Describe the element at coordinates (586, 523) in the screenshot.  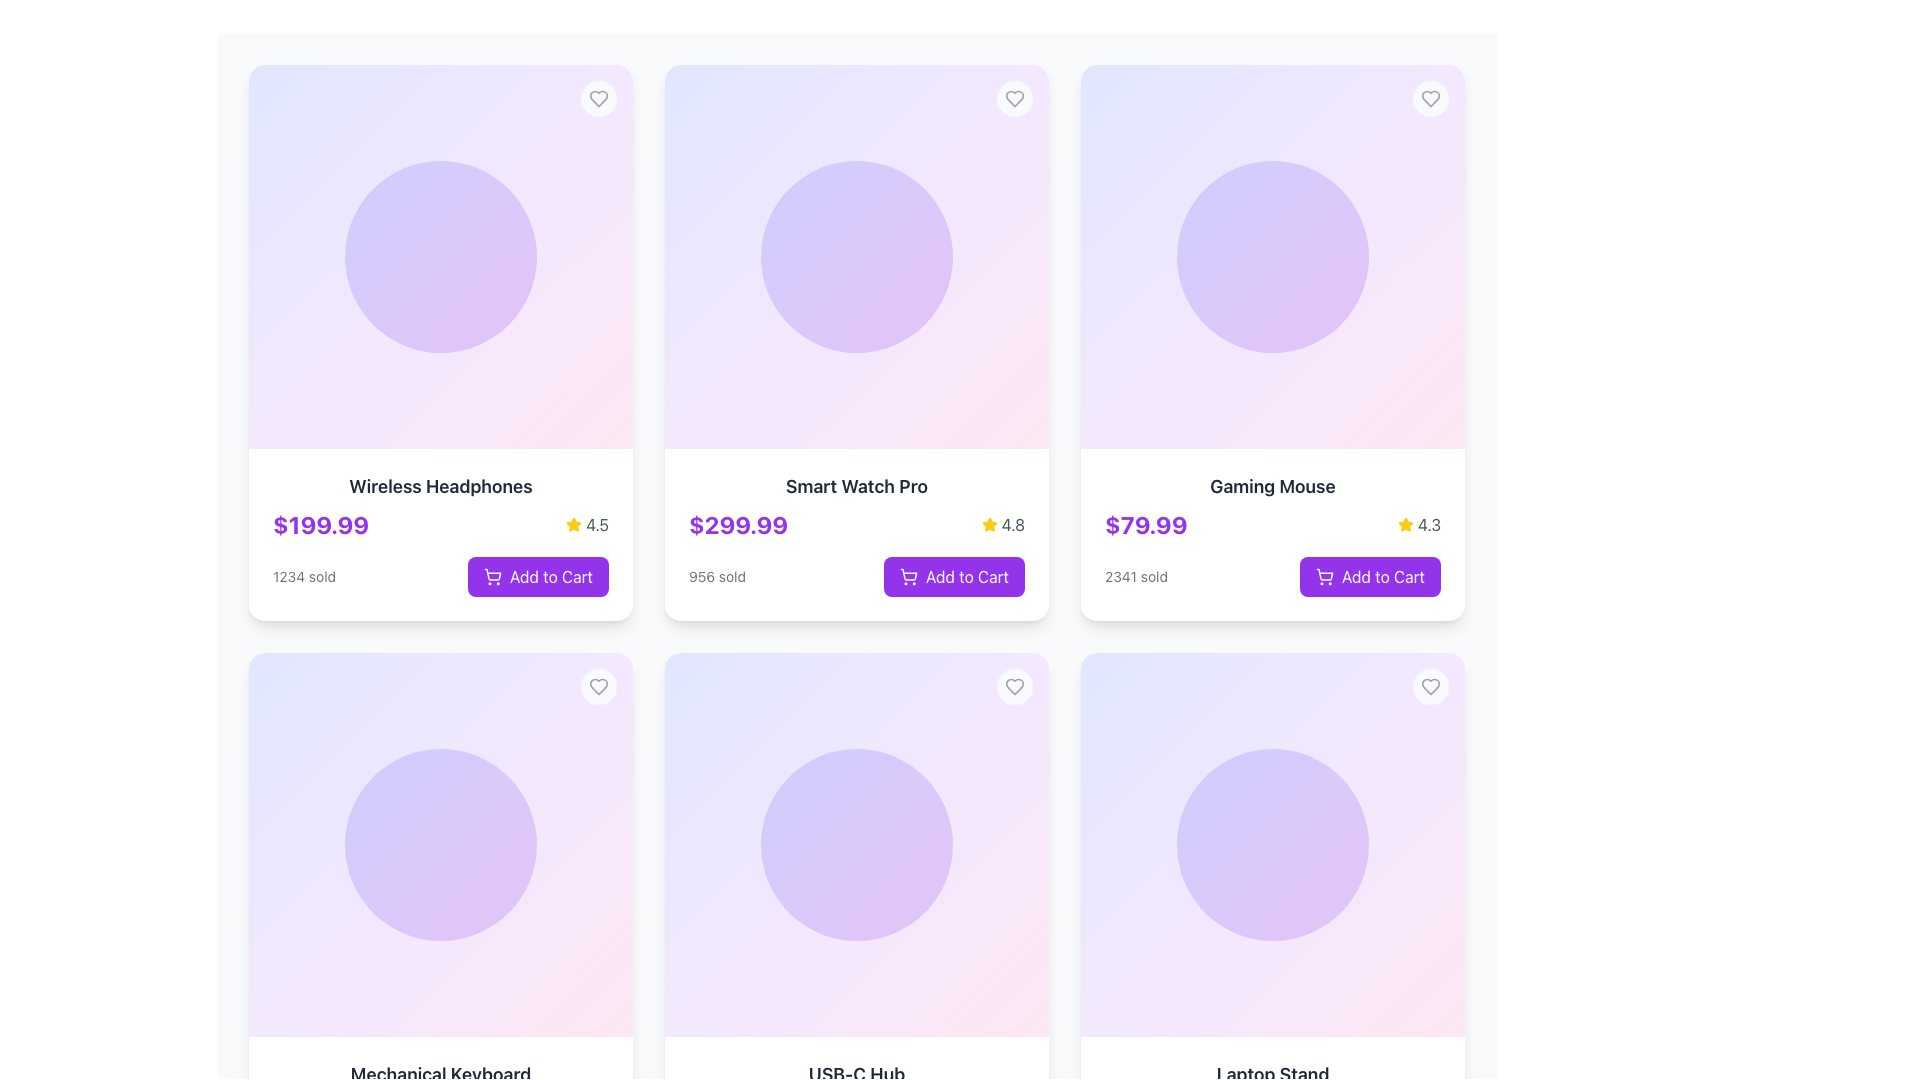
I see `the rating indicator displaying a yellow star icon and the text '4.5' located under the product name 'Wireless Headphones' and to the right of the price '$199.99'` at that location.